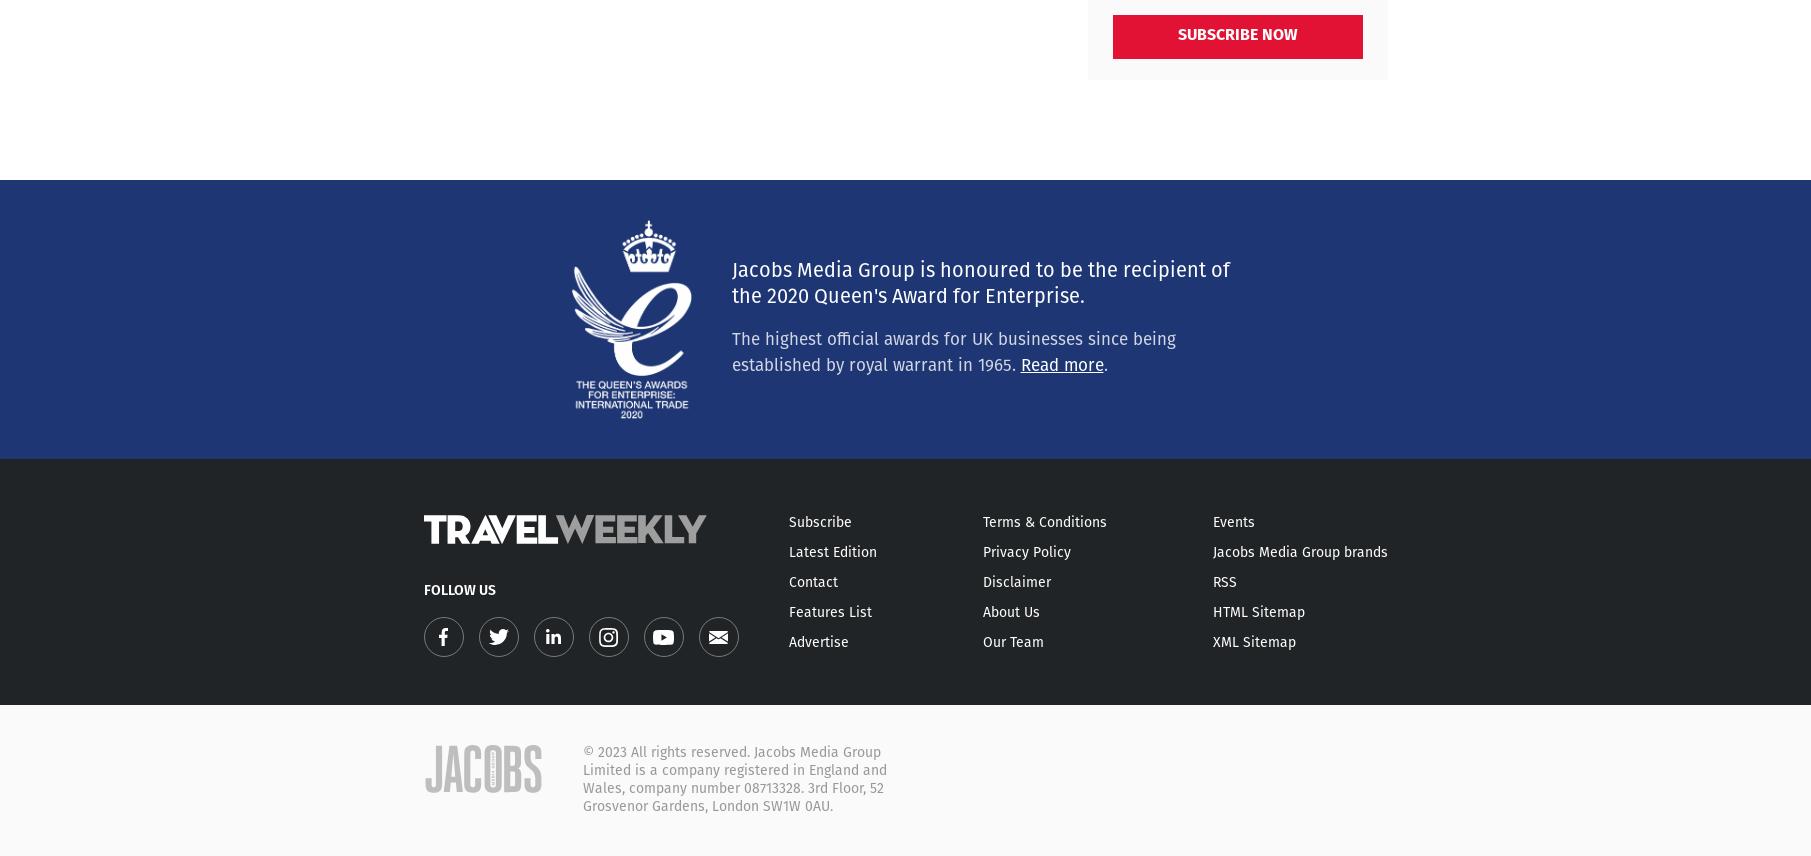  Describe the element at coordinates (1061, 366) in the screenshot. I see `'Read more'` at that location.